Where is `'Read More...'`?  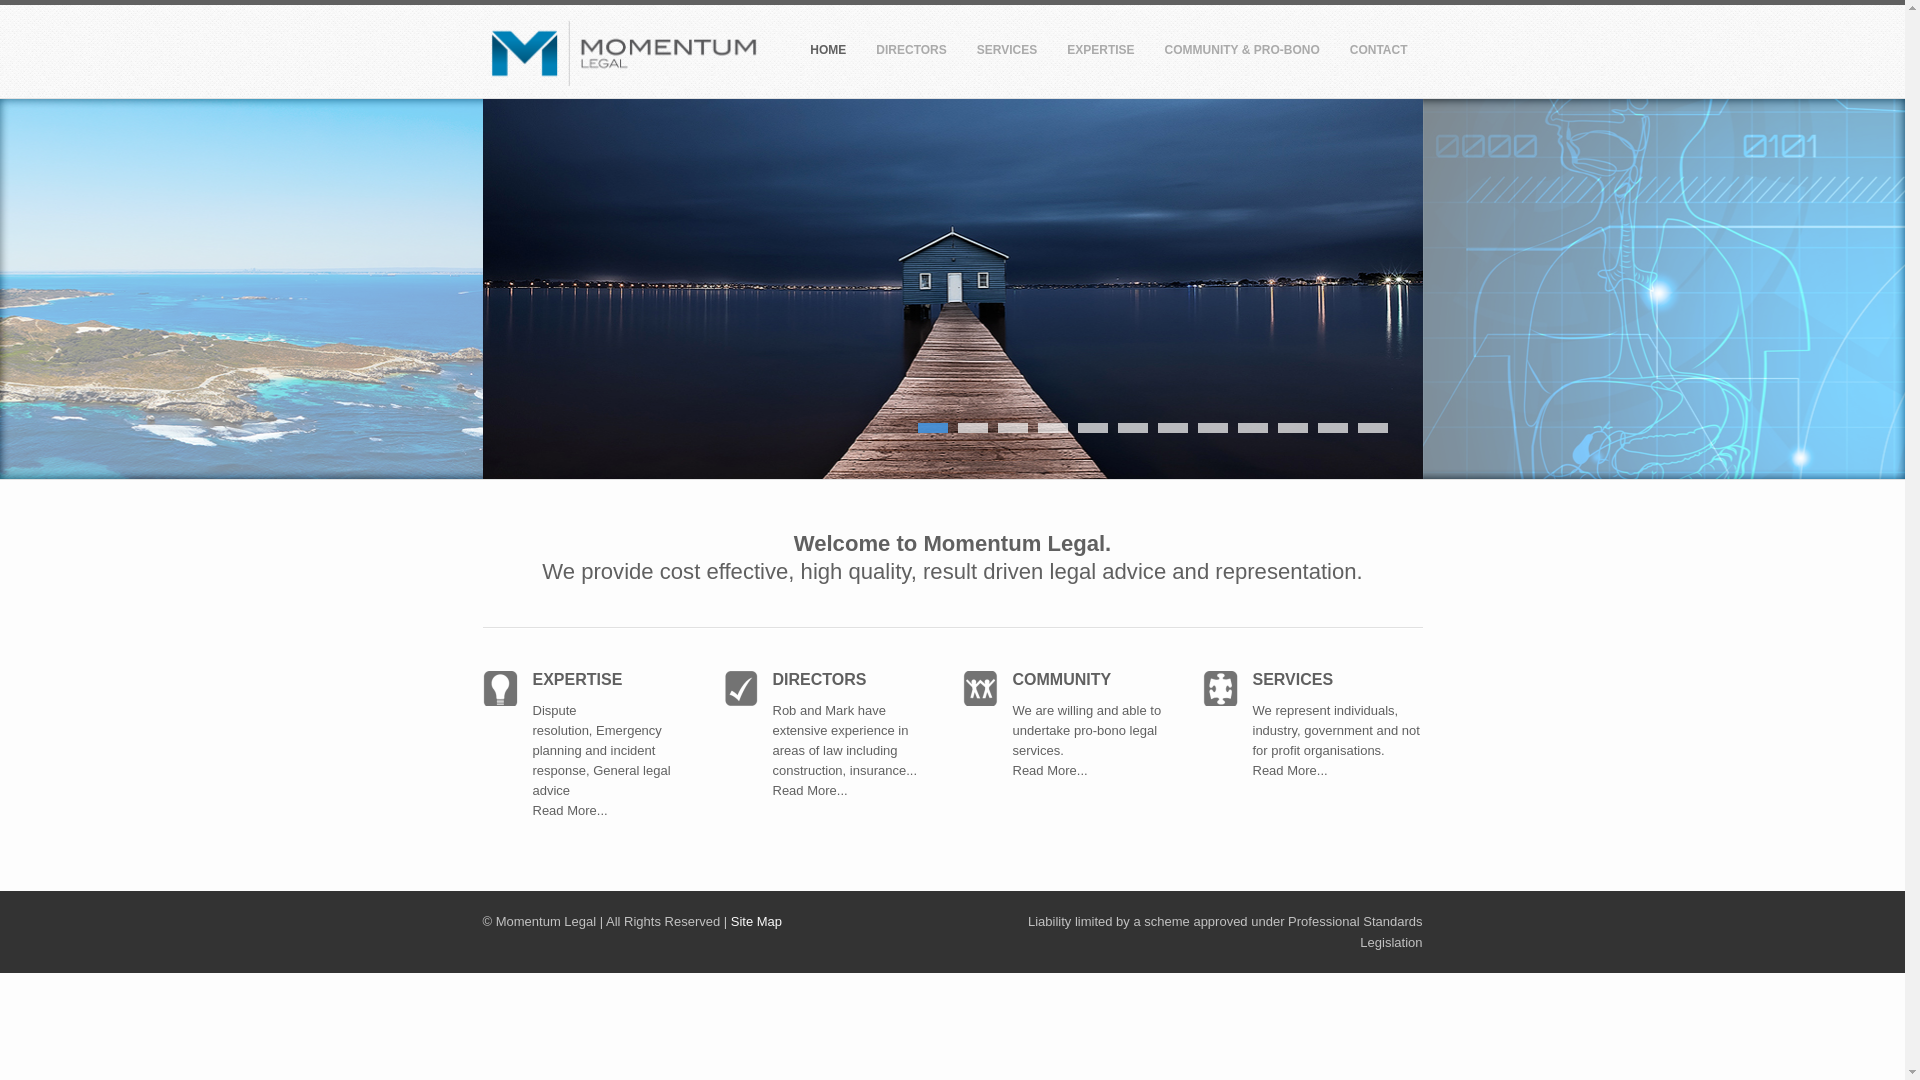 'Read More...' is located at coordinates (568, 820).